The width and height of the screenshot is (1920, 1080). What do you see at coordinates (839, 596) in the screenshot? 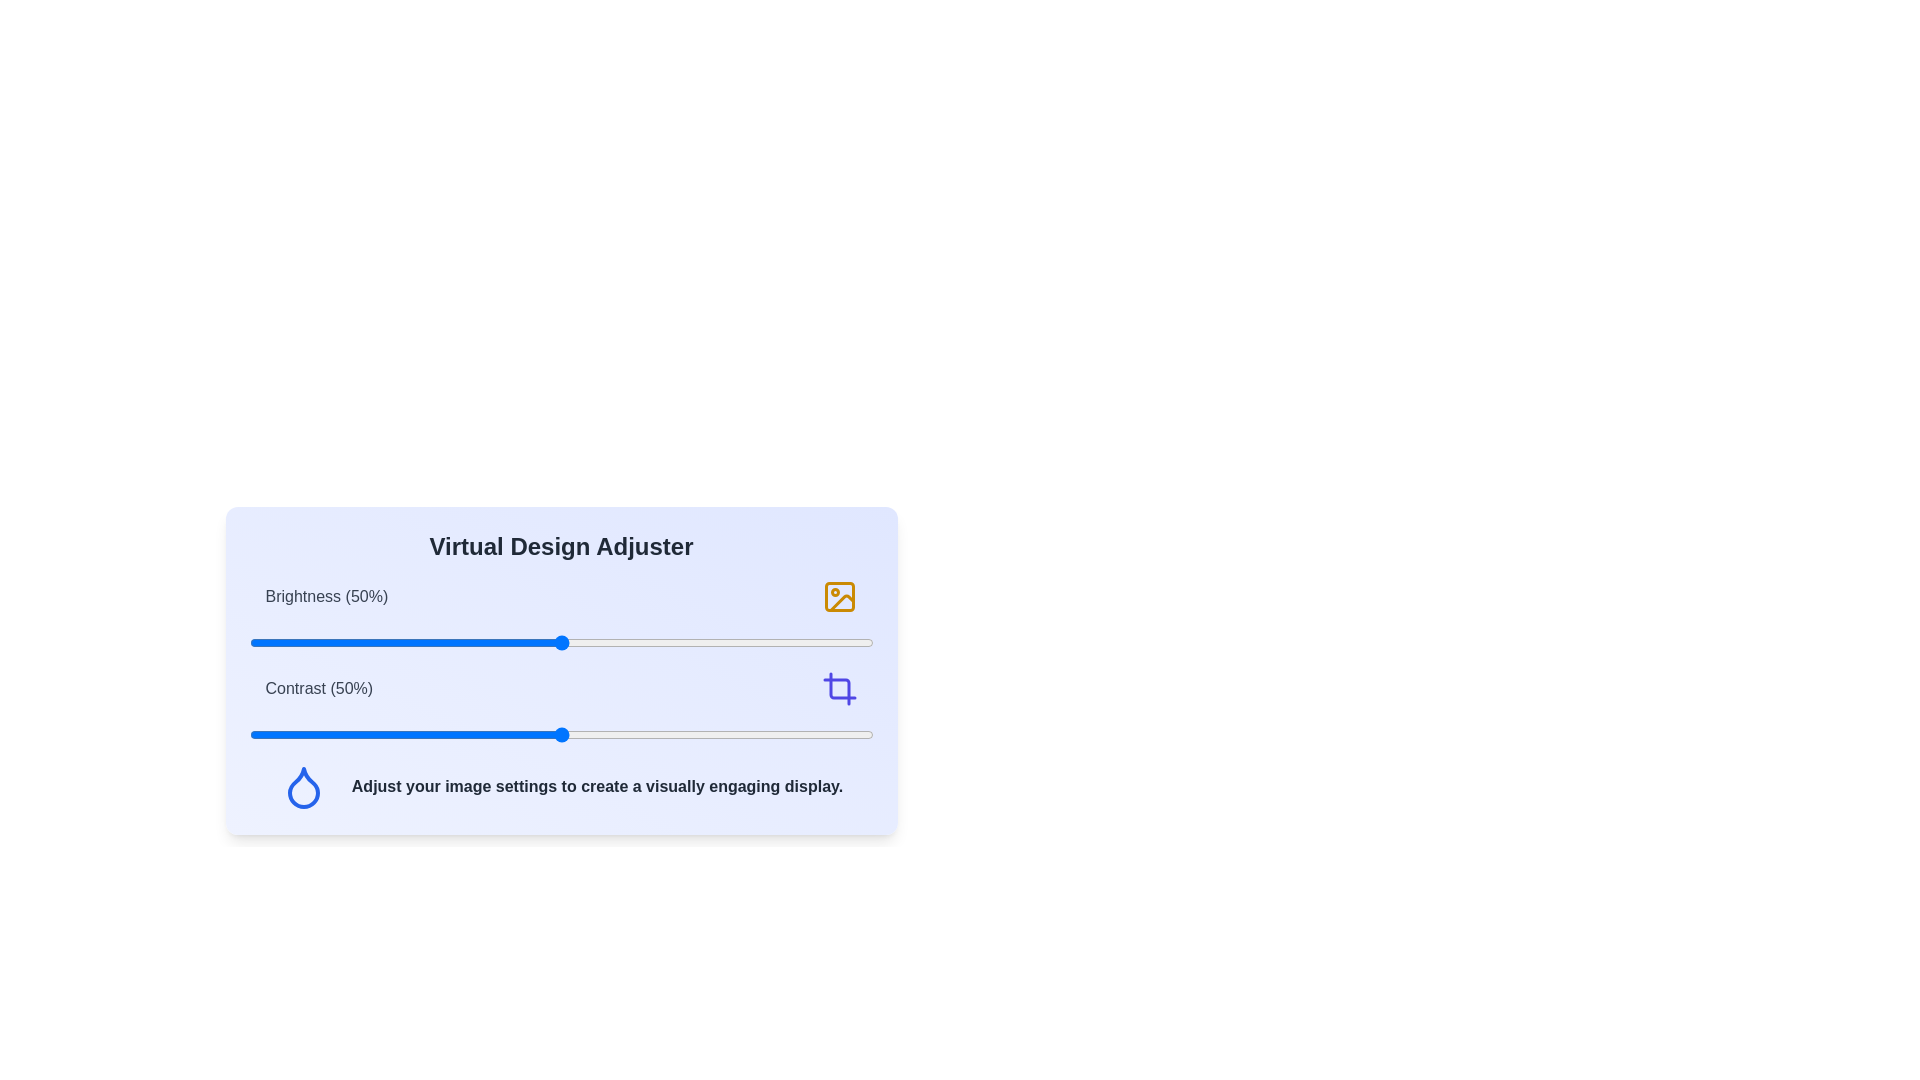
I see `the 'Image' icon for brightness adjustment` at bounding box center [839, 596].